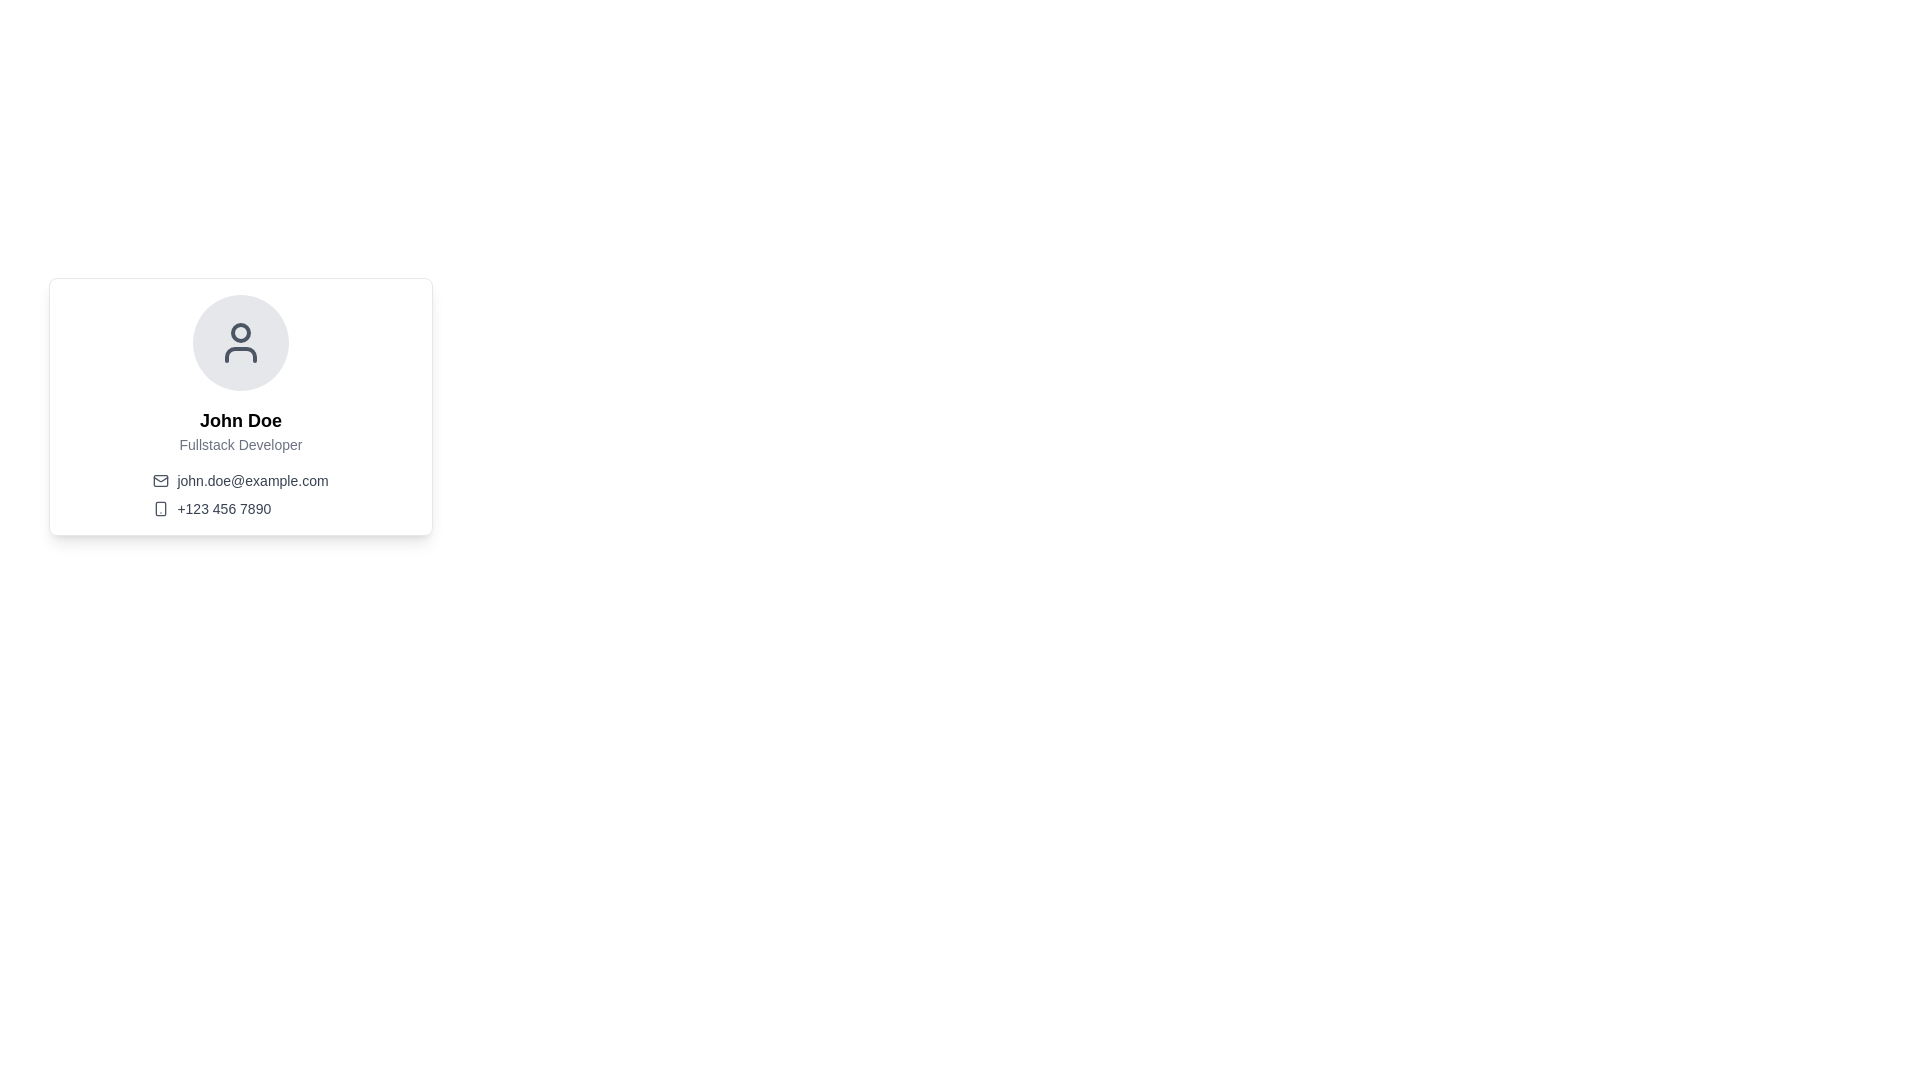 Image resolution: width=1920 pixels, height=1080 pixels. I want to click on the email text label displaying 'john.doe@example.com' to potentially reveal a tooltip, so click(252, 481).